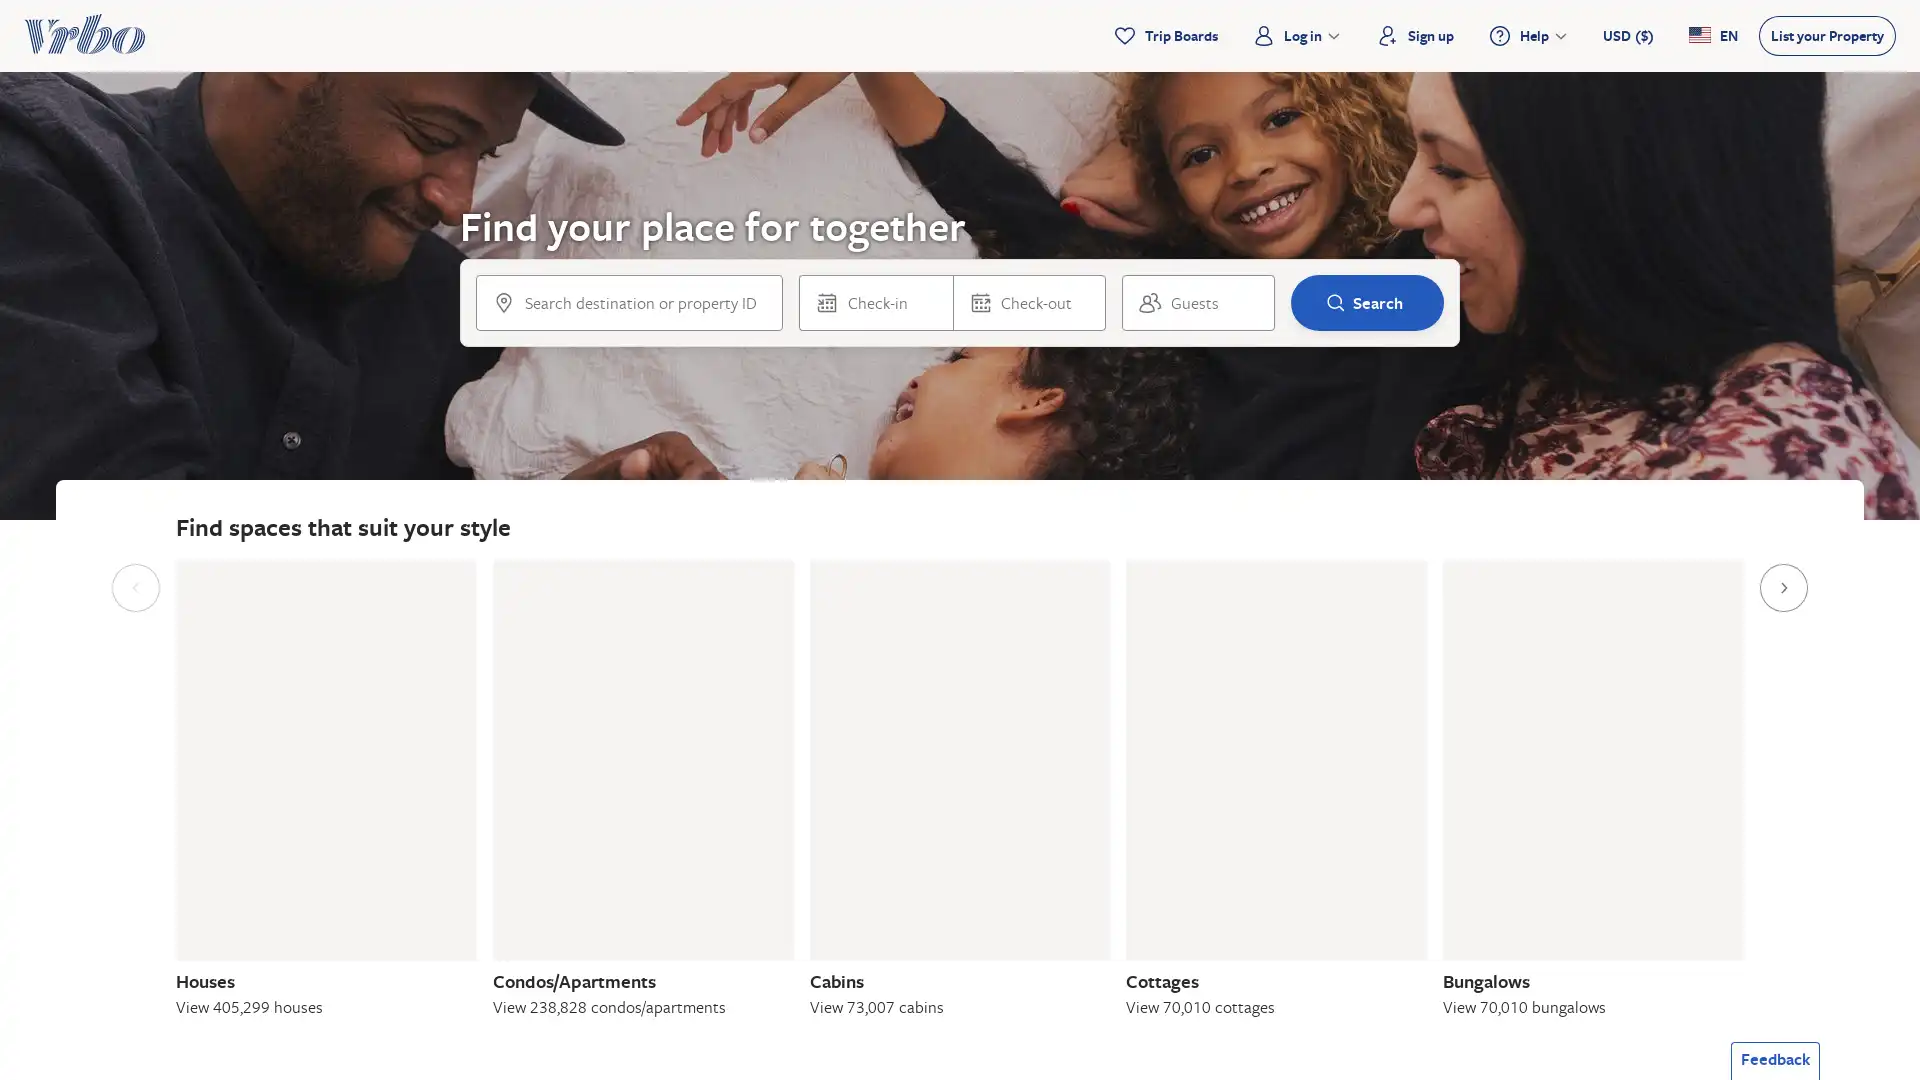 Image resolution: width=1920 pixels, height=1080 pixels. What do you see at coordinates (133, 765) in the screenshot?
I see `Previous` at bounding box center [133, 765].